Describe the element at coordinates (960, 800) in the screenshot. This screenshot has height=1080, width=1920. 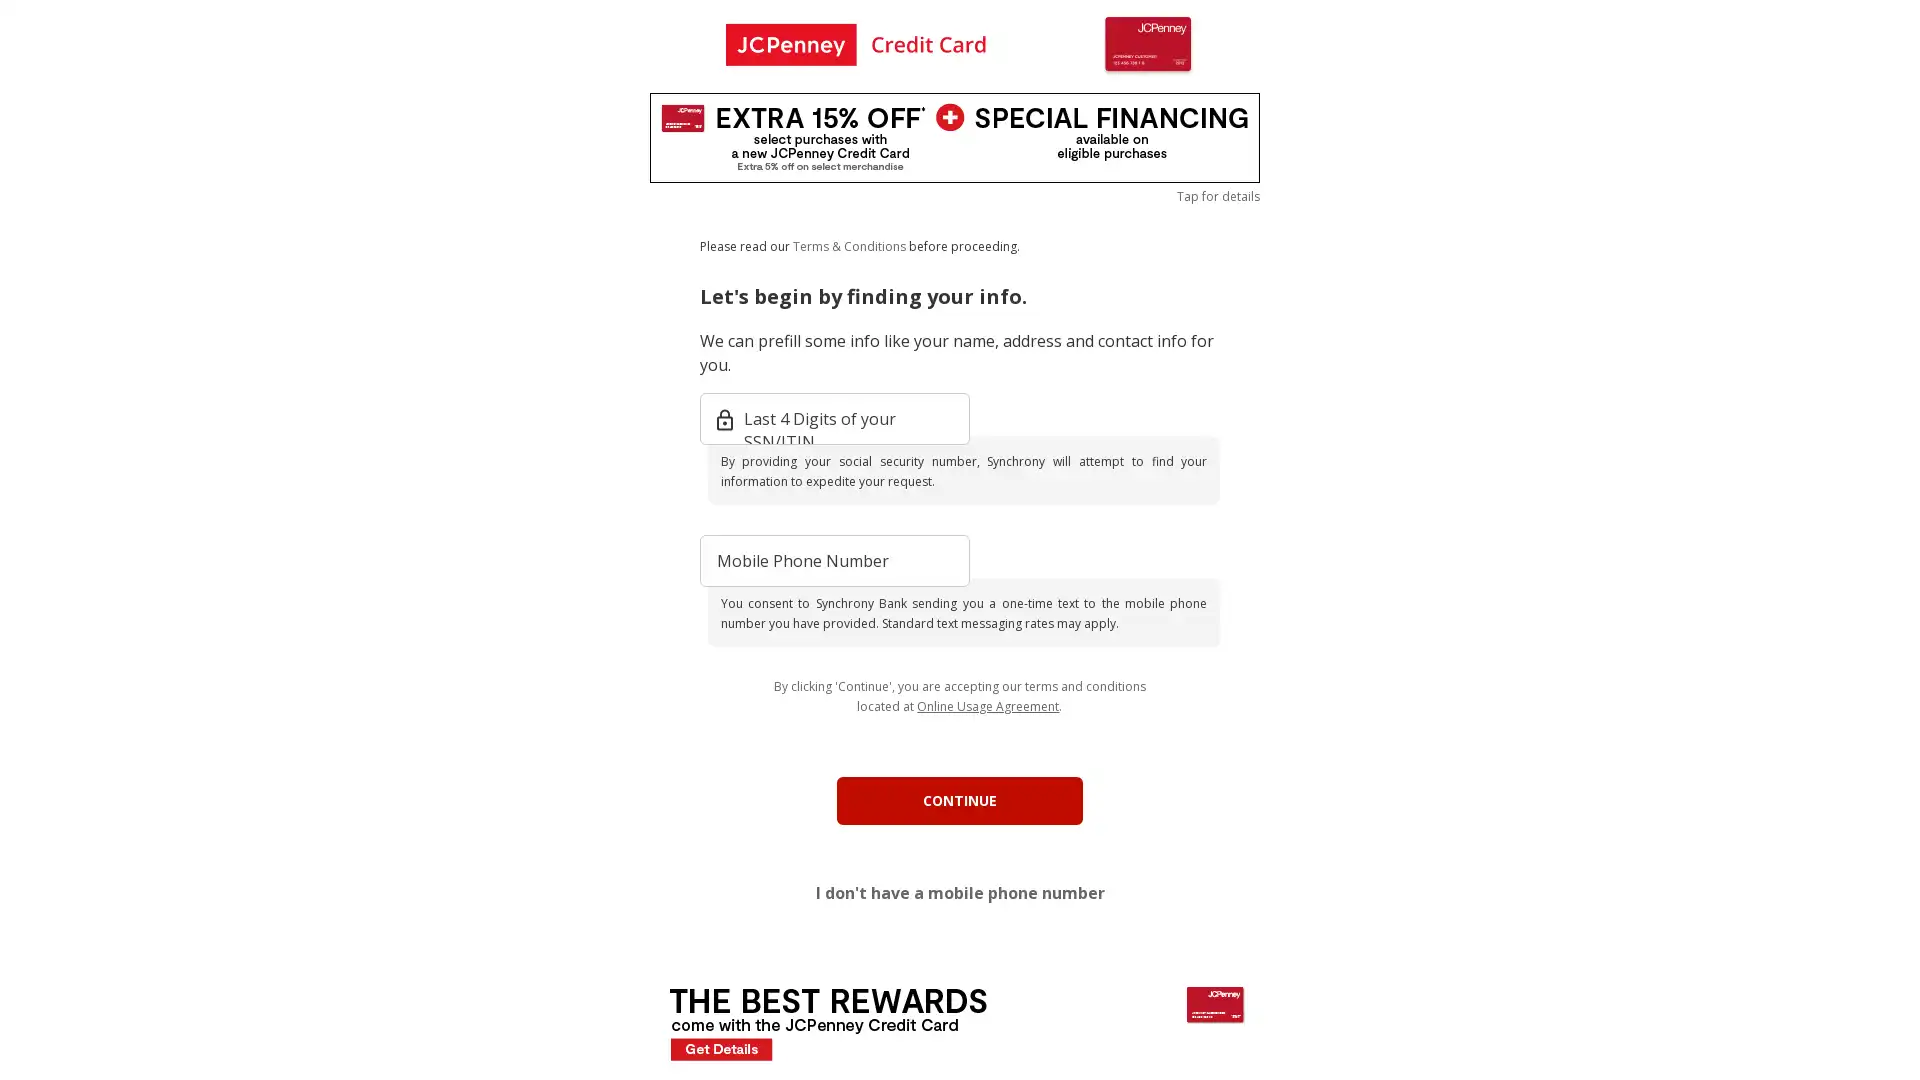
I see `CONTINUE` at that location.